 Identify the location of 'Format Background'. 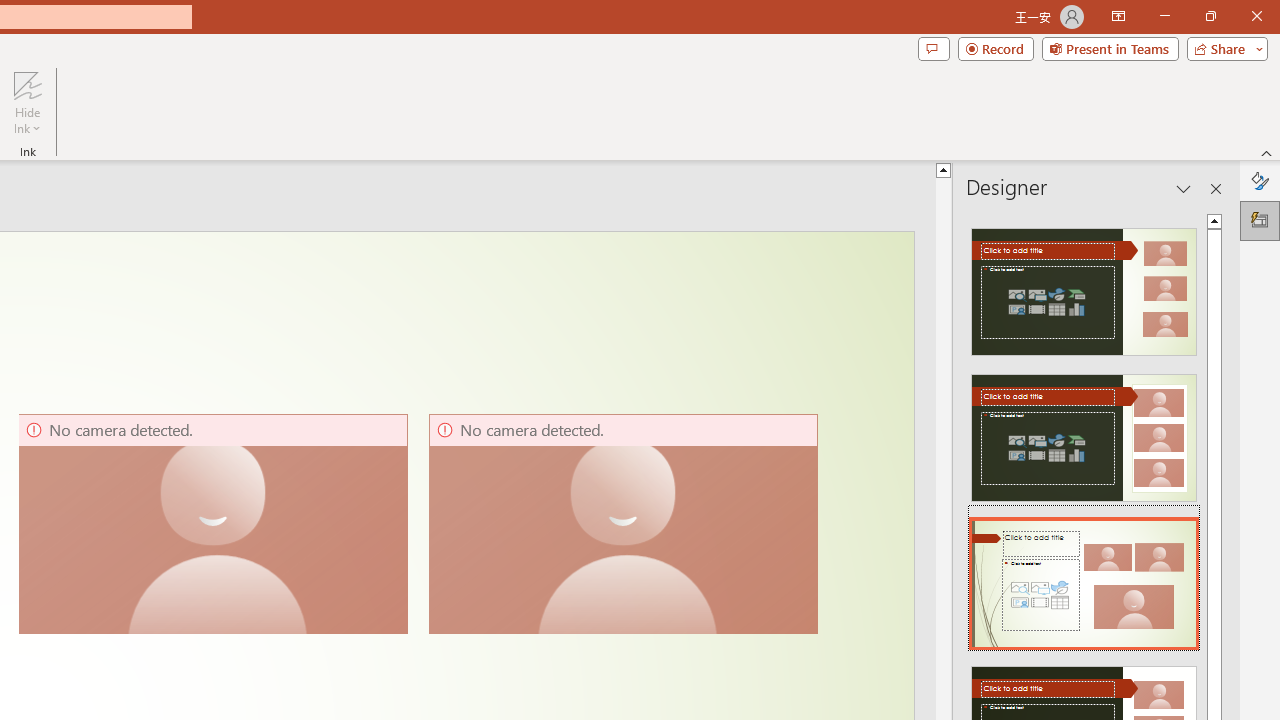
(1259, 181).